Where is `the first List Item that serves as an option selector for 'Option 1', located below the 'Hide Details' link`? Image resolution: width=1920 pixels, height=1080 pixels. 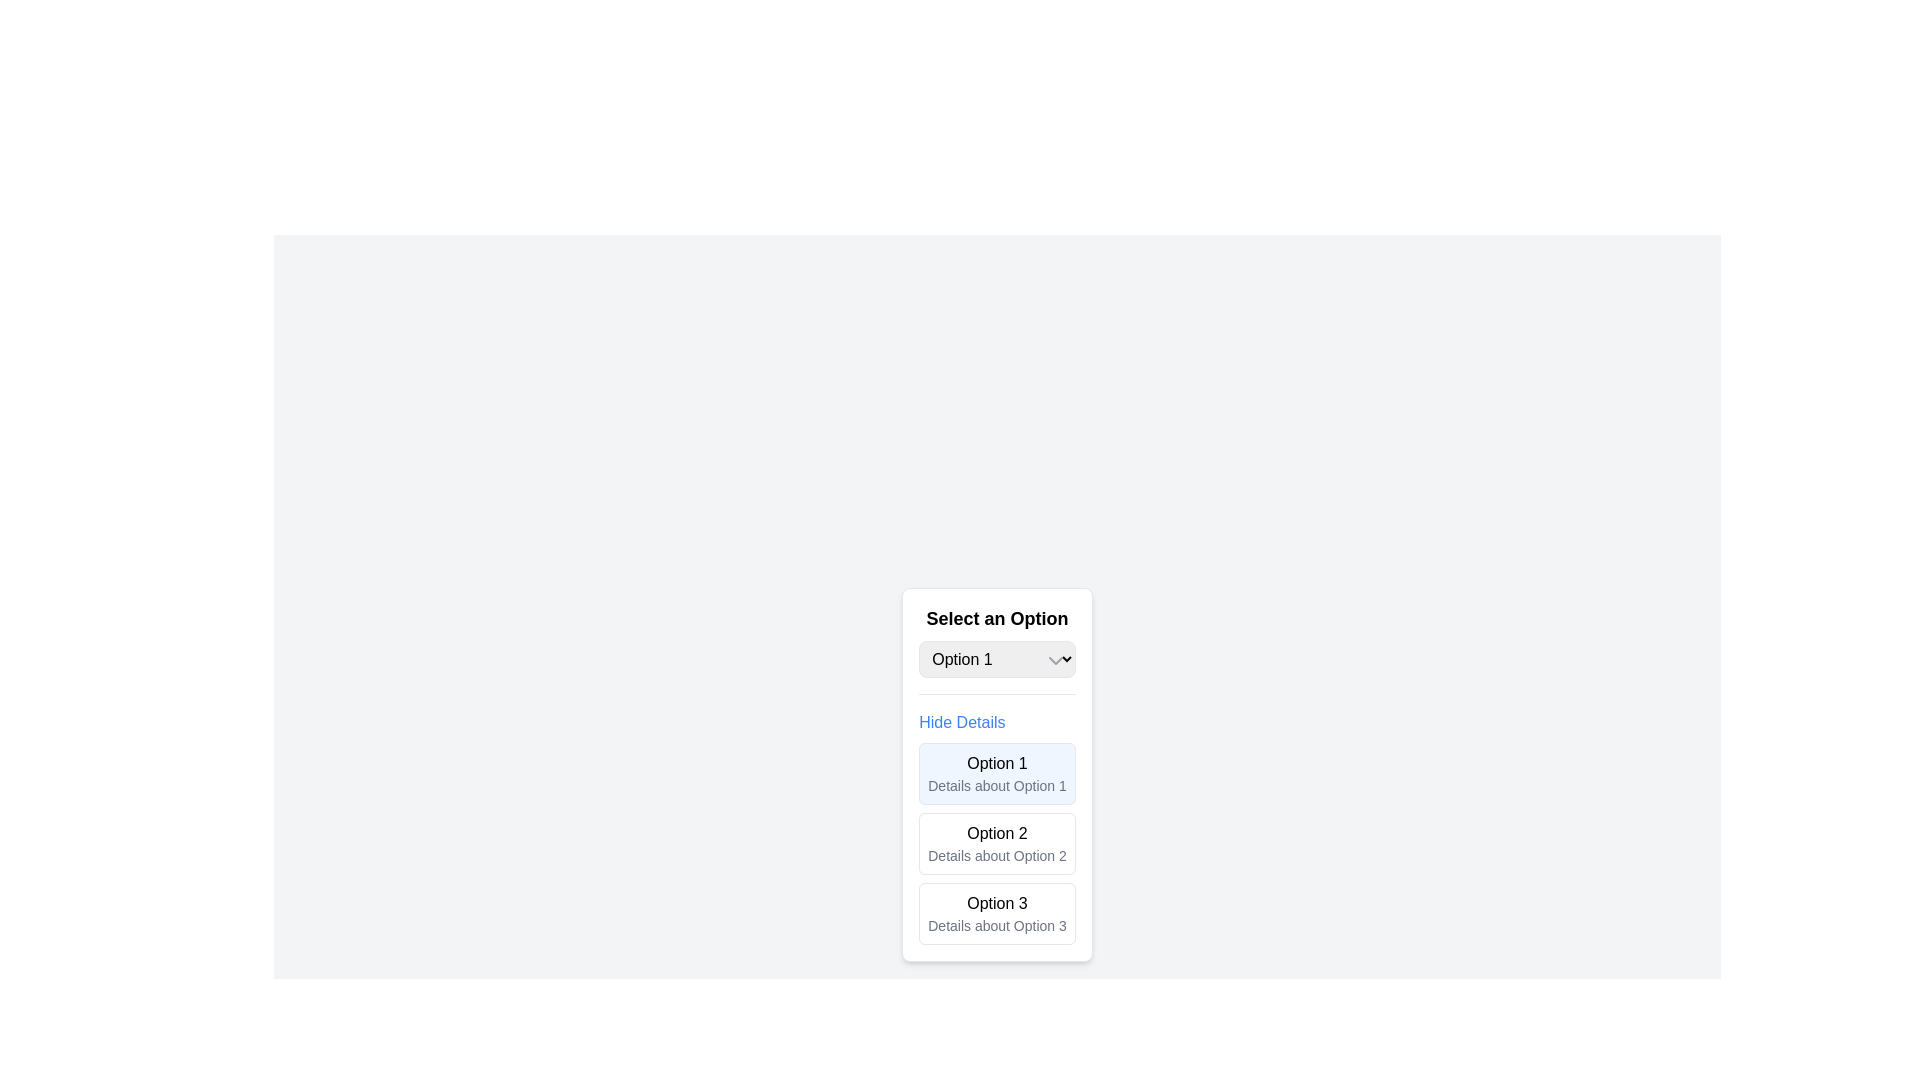 the first List Item that serves as an option selector for 'Option 1', located below the 'Hide Details' link is located at coordinates (997, 773).